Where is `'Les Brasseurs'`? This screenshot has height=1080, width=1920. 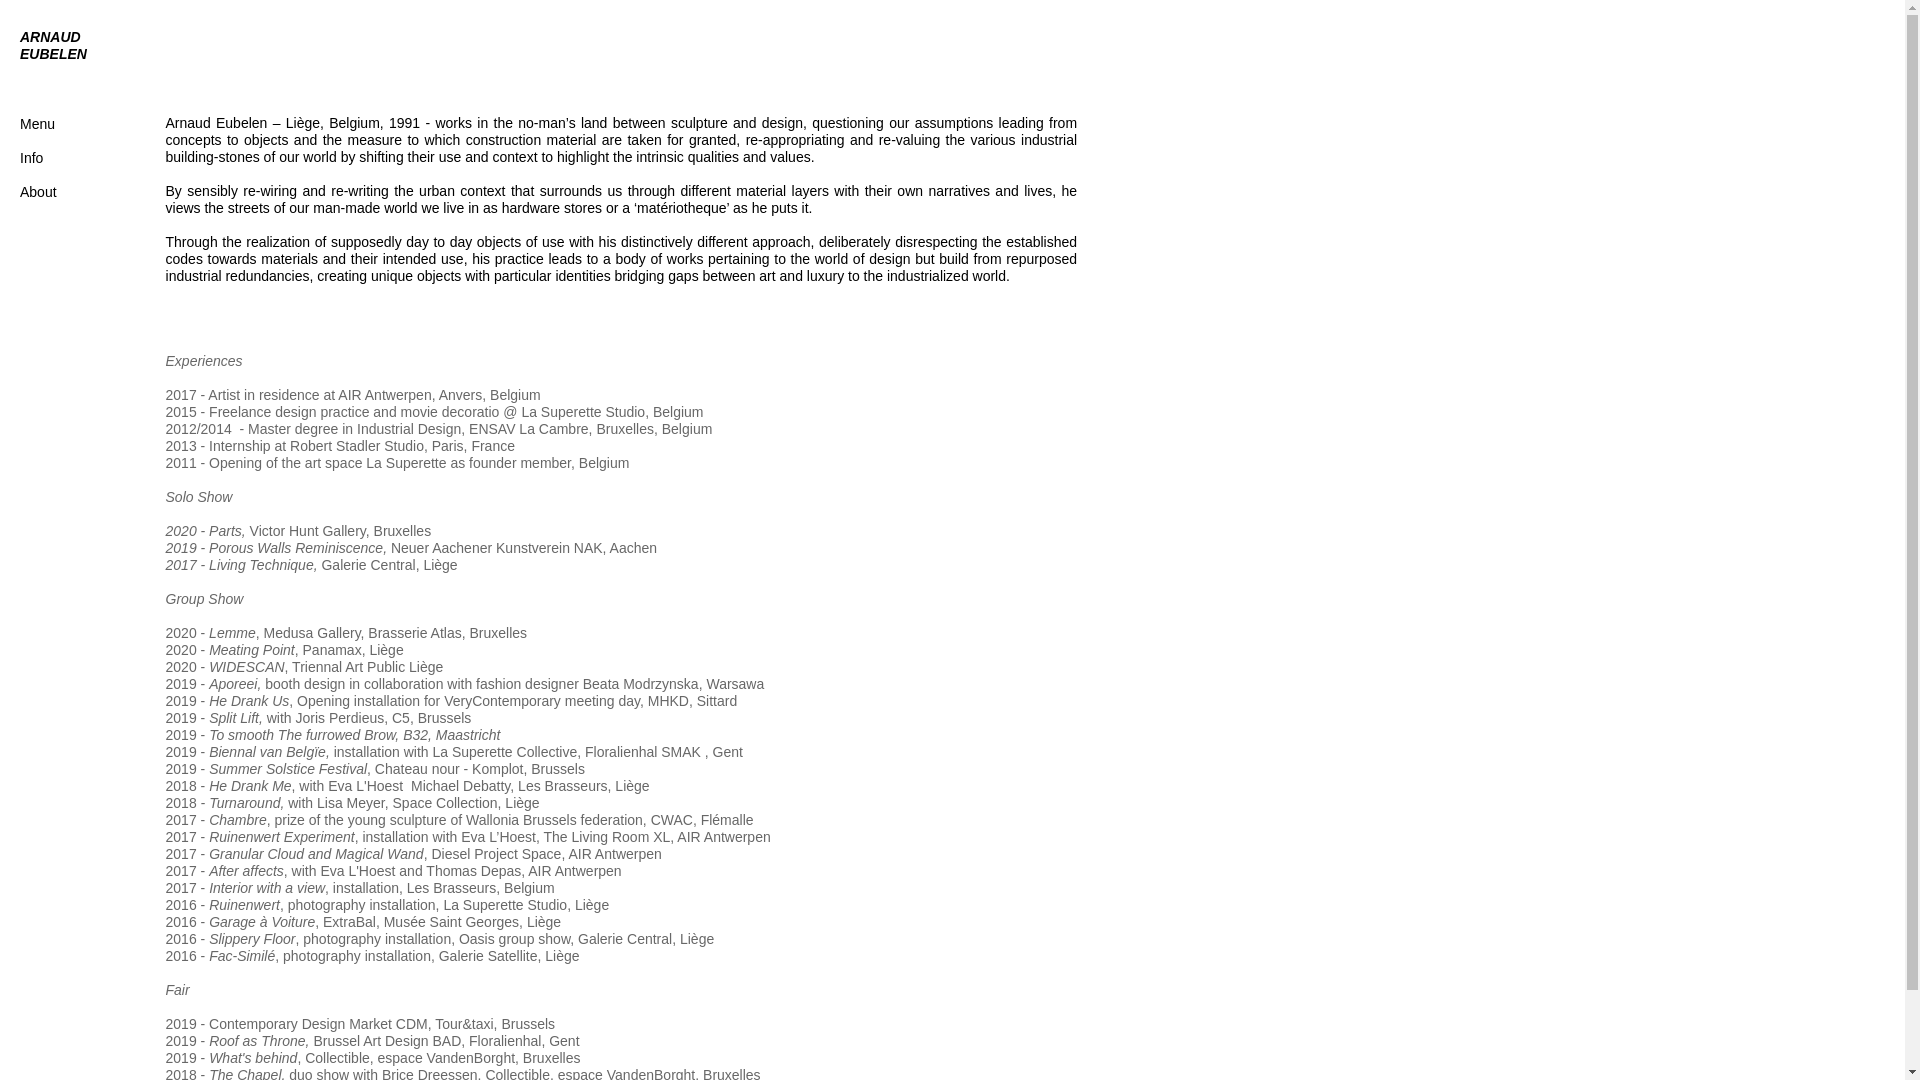
'Les Brasseurs' is located at coordinates (450, 886).